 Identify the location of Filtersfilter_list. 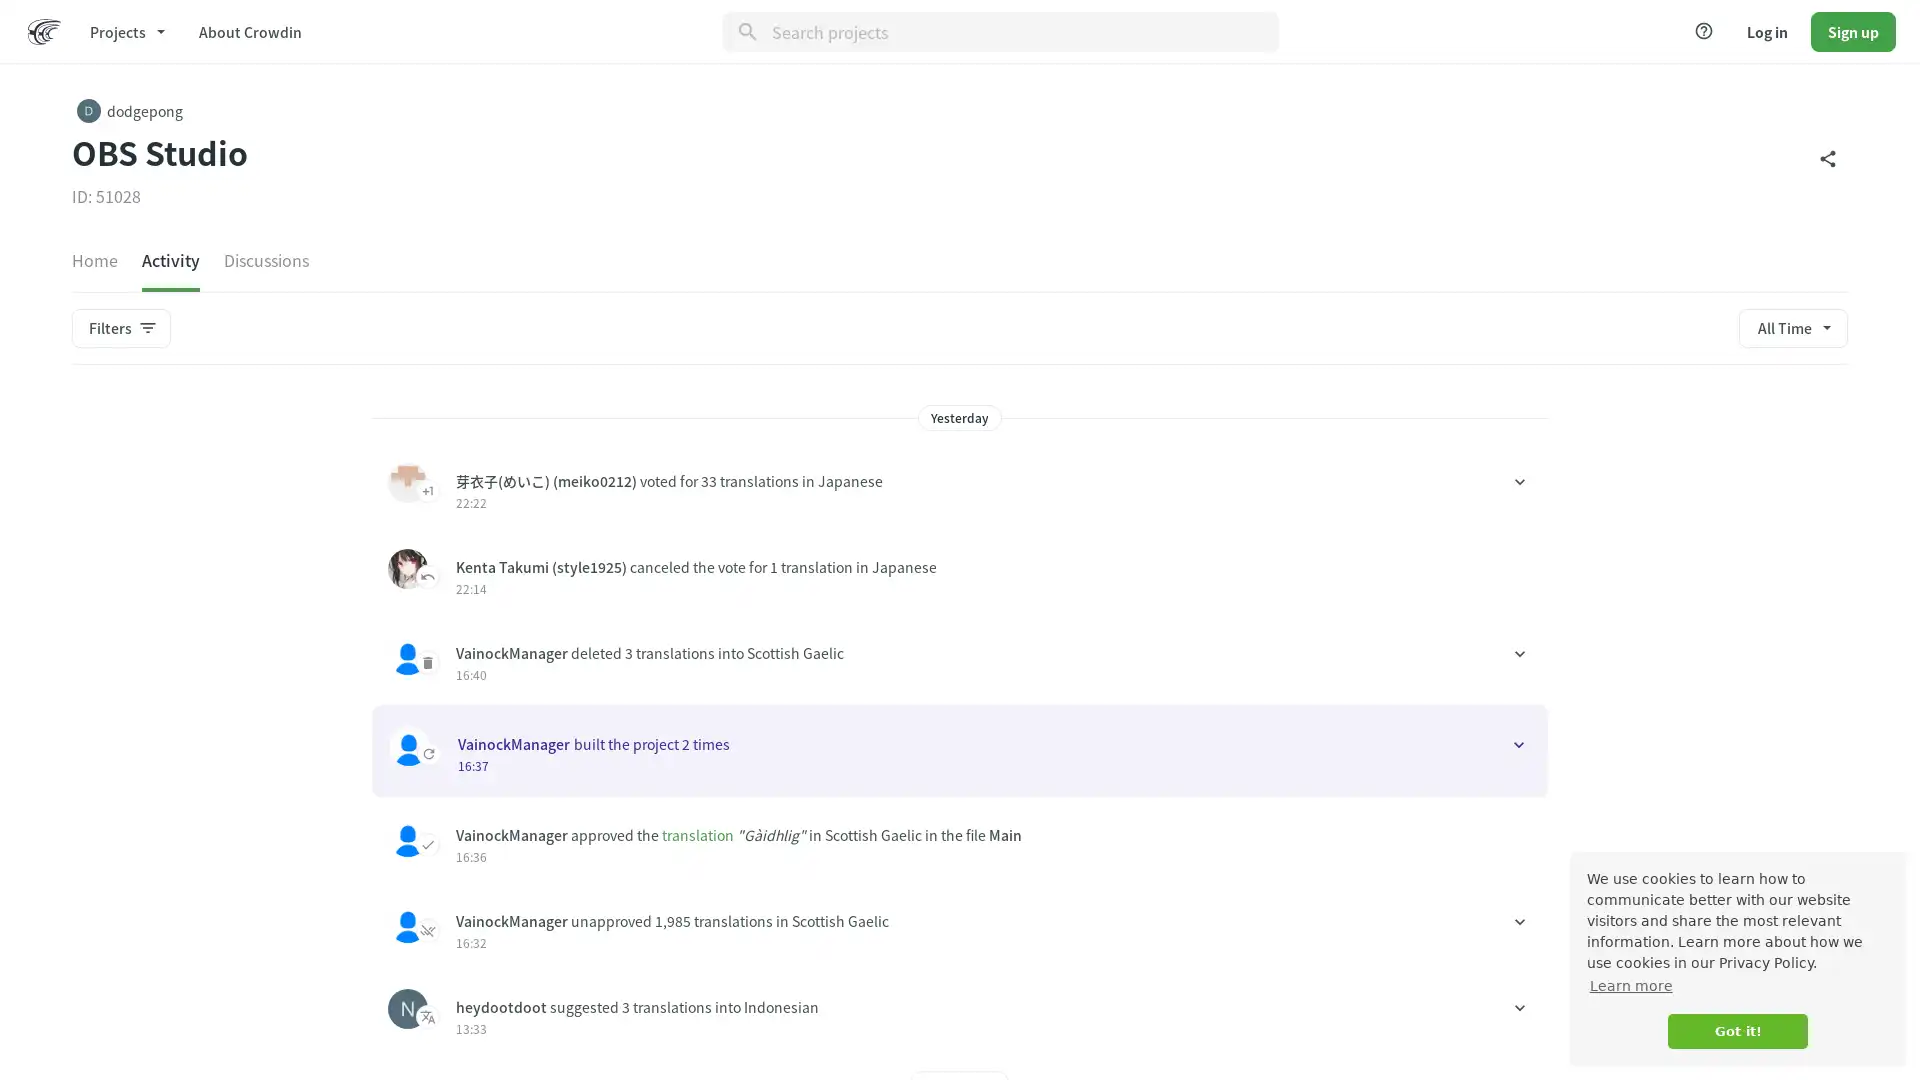
(120, 326).